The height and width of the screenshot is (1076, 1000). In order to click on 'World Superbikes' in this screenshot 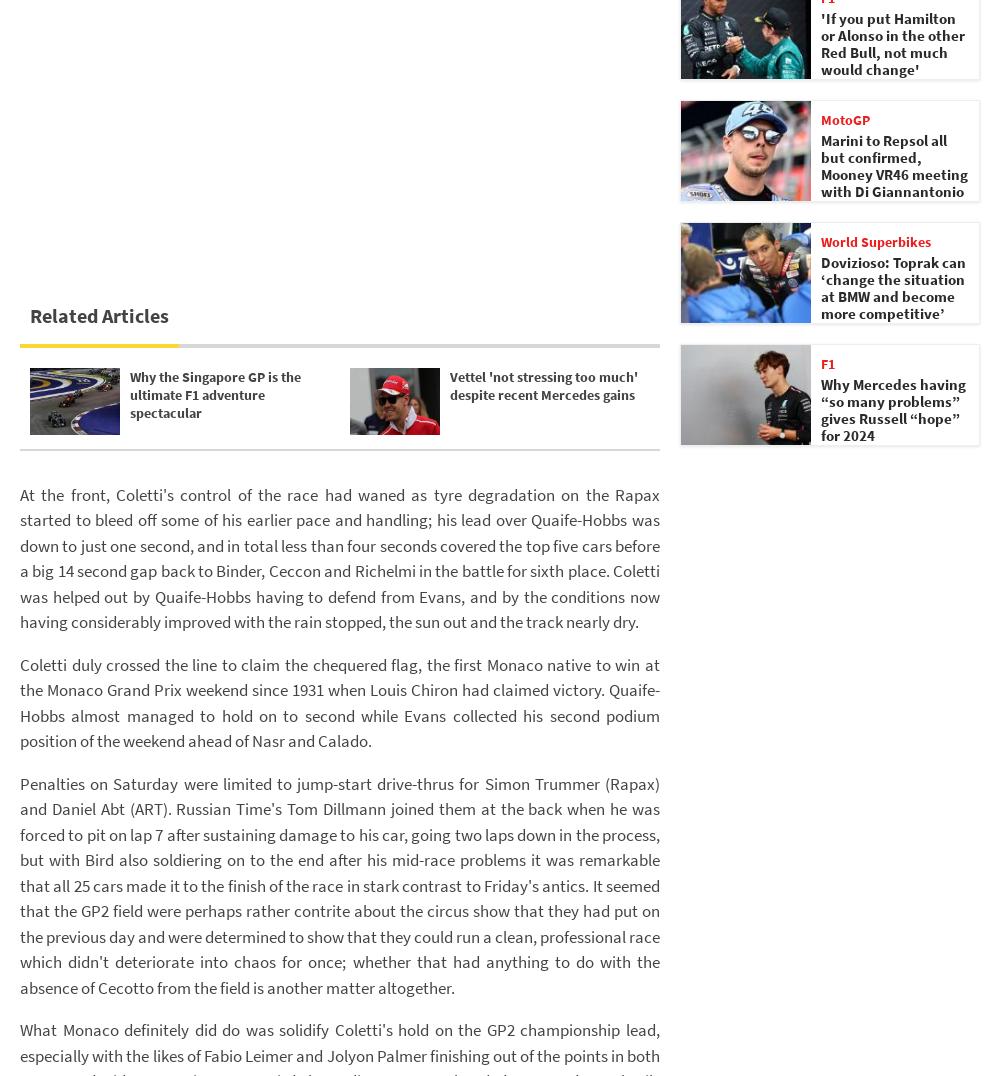, I will do `click(820, 241)`.